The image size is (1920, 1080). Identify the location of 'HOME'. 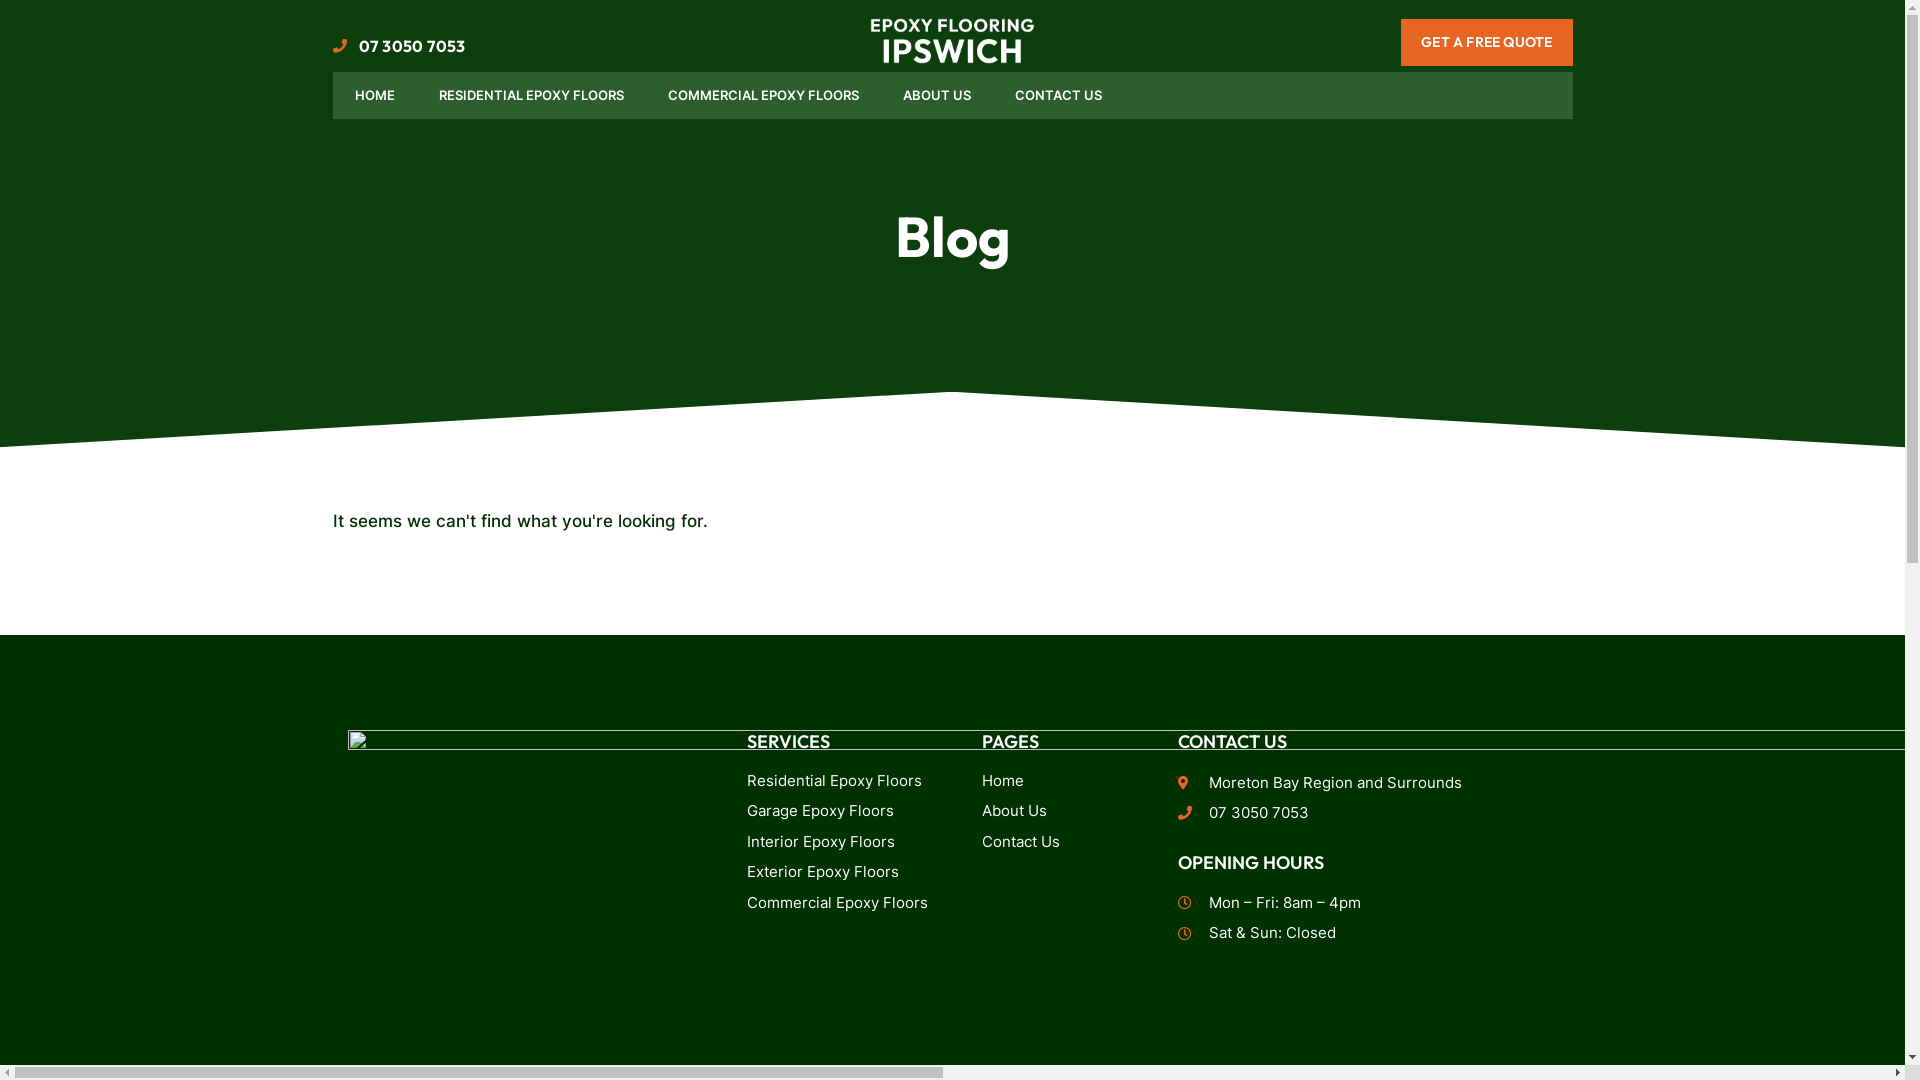
(374, 96).